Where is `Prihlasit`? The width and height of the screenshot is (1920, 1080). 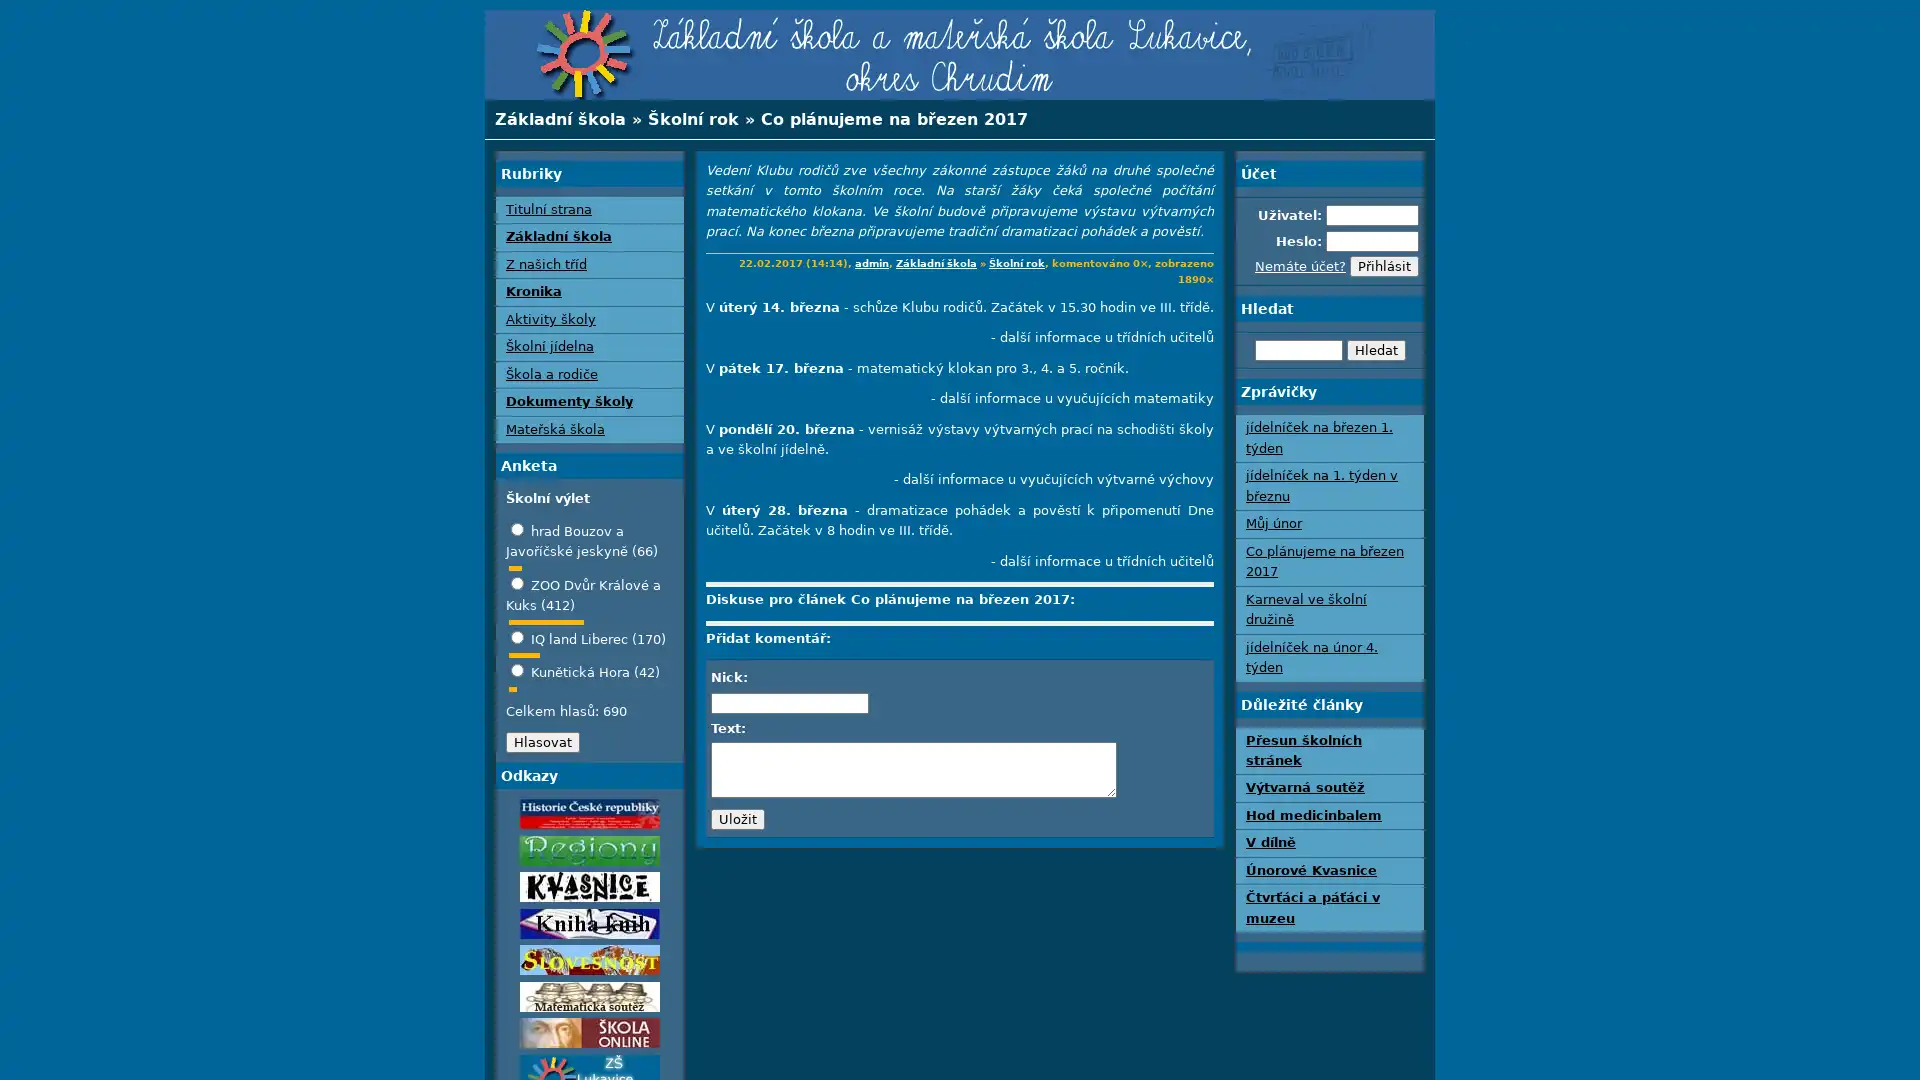
Prihlasit is located at coordinates (1383, 265).